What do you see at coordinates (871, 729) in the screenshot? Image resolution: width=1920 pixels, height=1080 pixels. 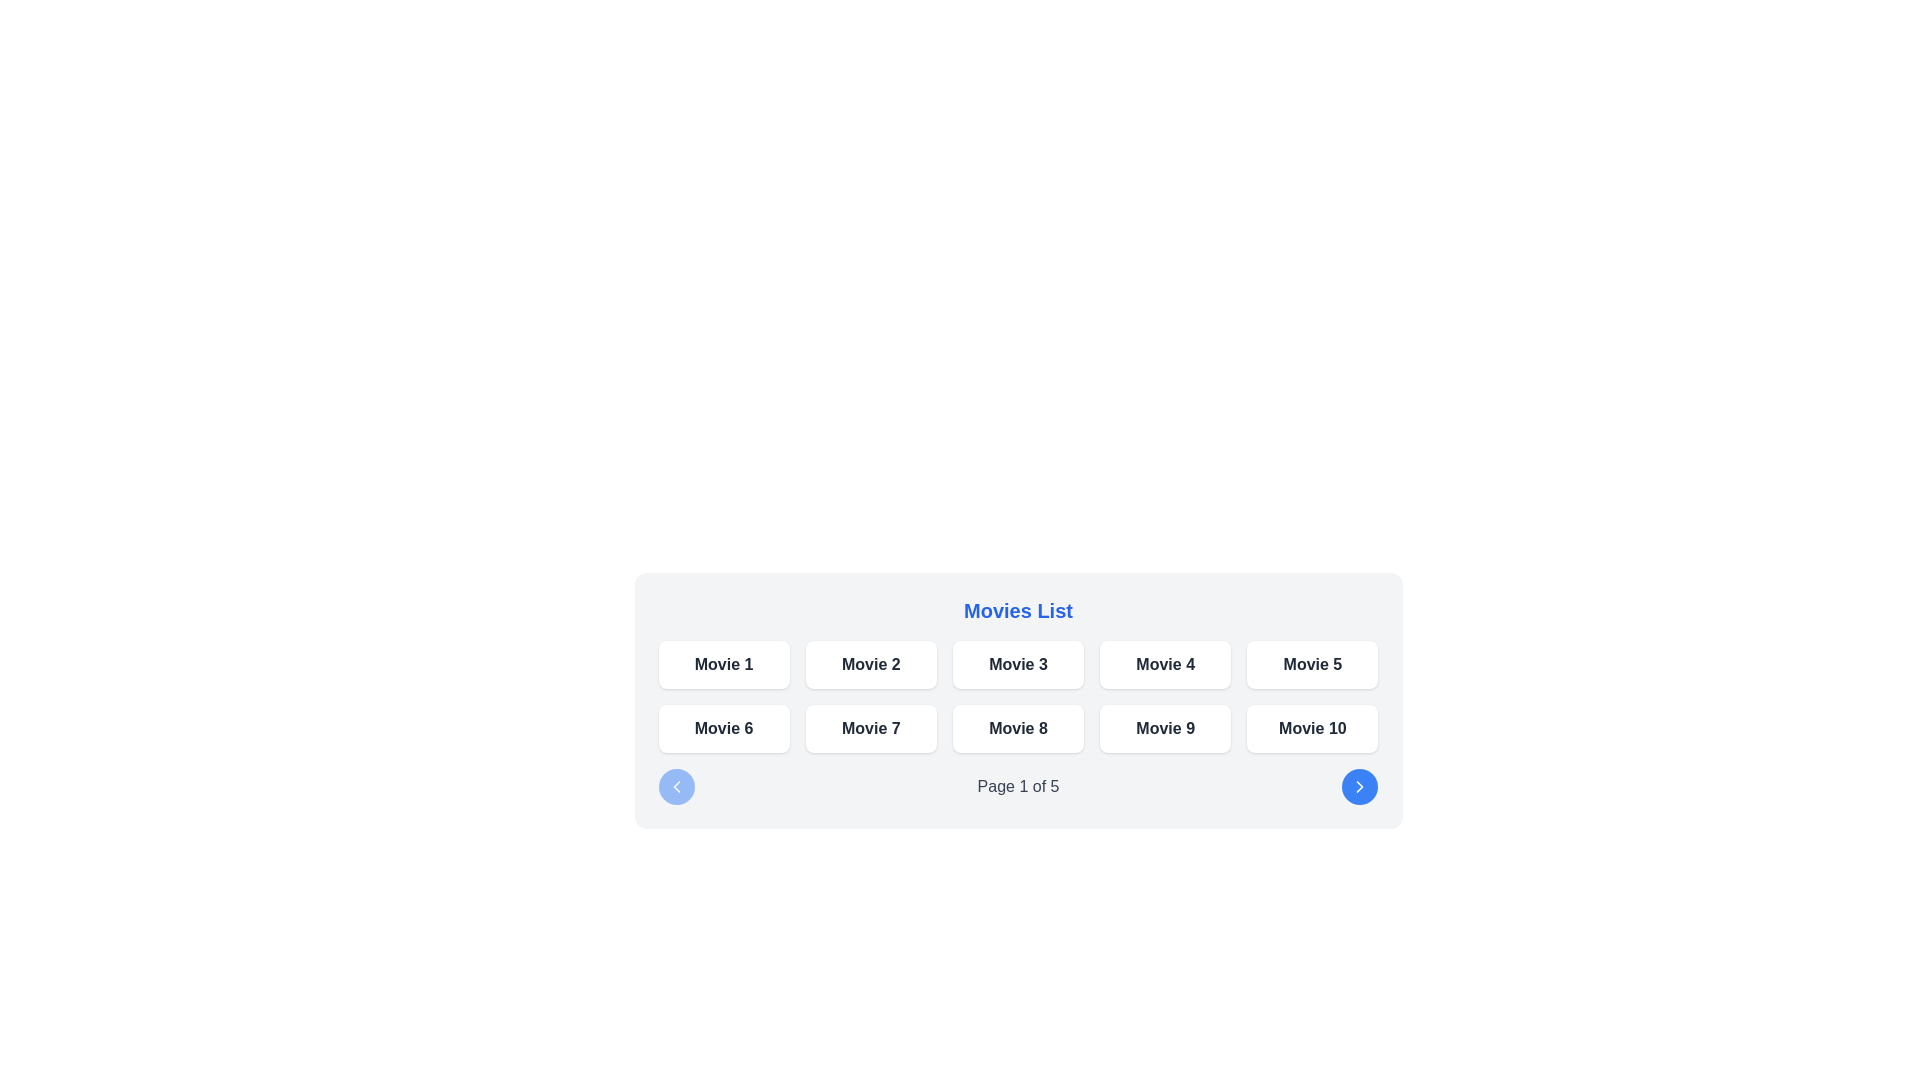 I see `or parse the text from the tile labeled 'Movie 7', which is a rectangular button with a white background and dark gray bold text, located in the second row and second column of the grid layout` at bounding box center [871, 729].